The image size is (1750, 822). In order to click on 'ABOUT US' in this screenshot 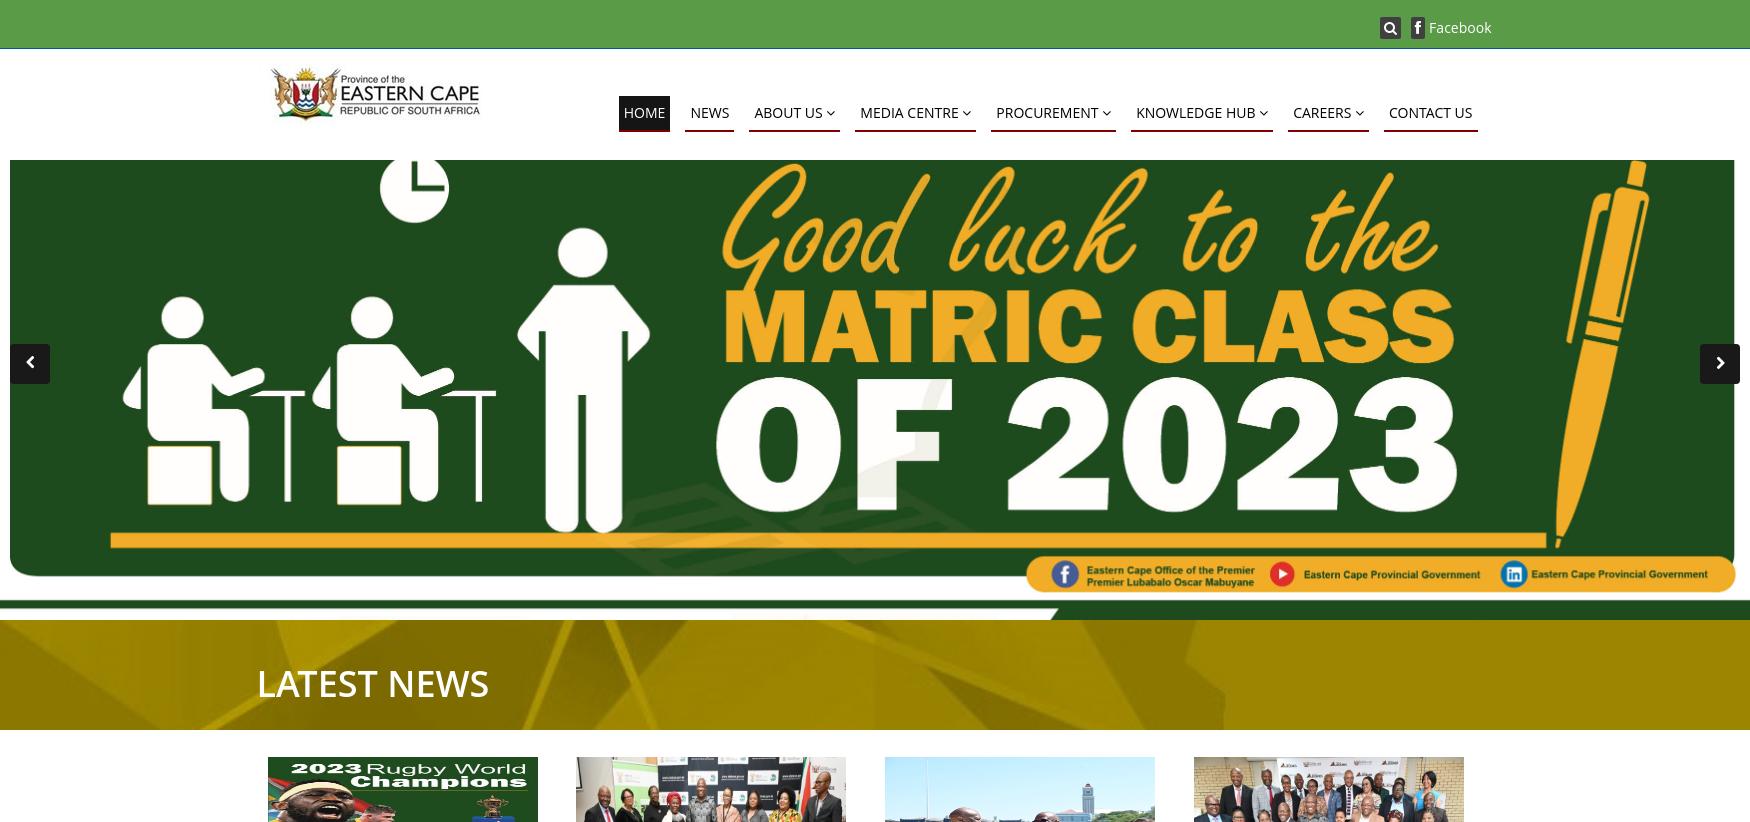, I will do `click(753, 111)`.